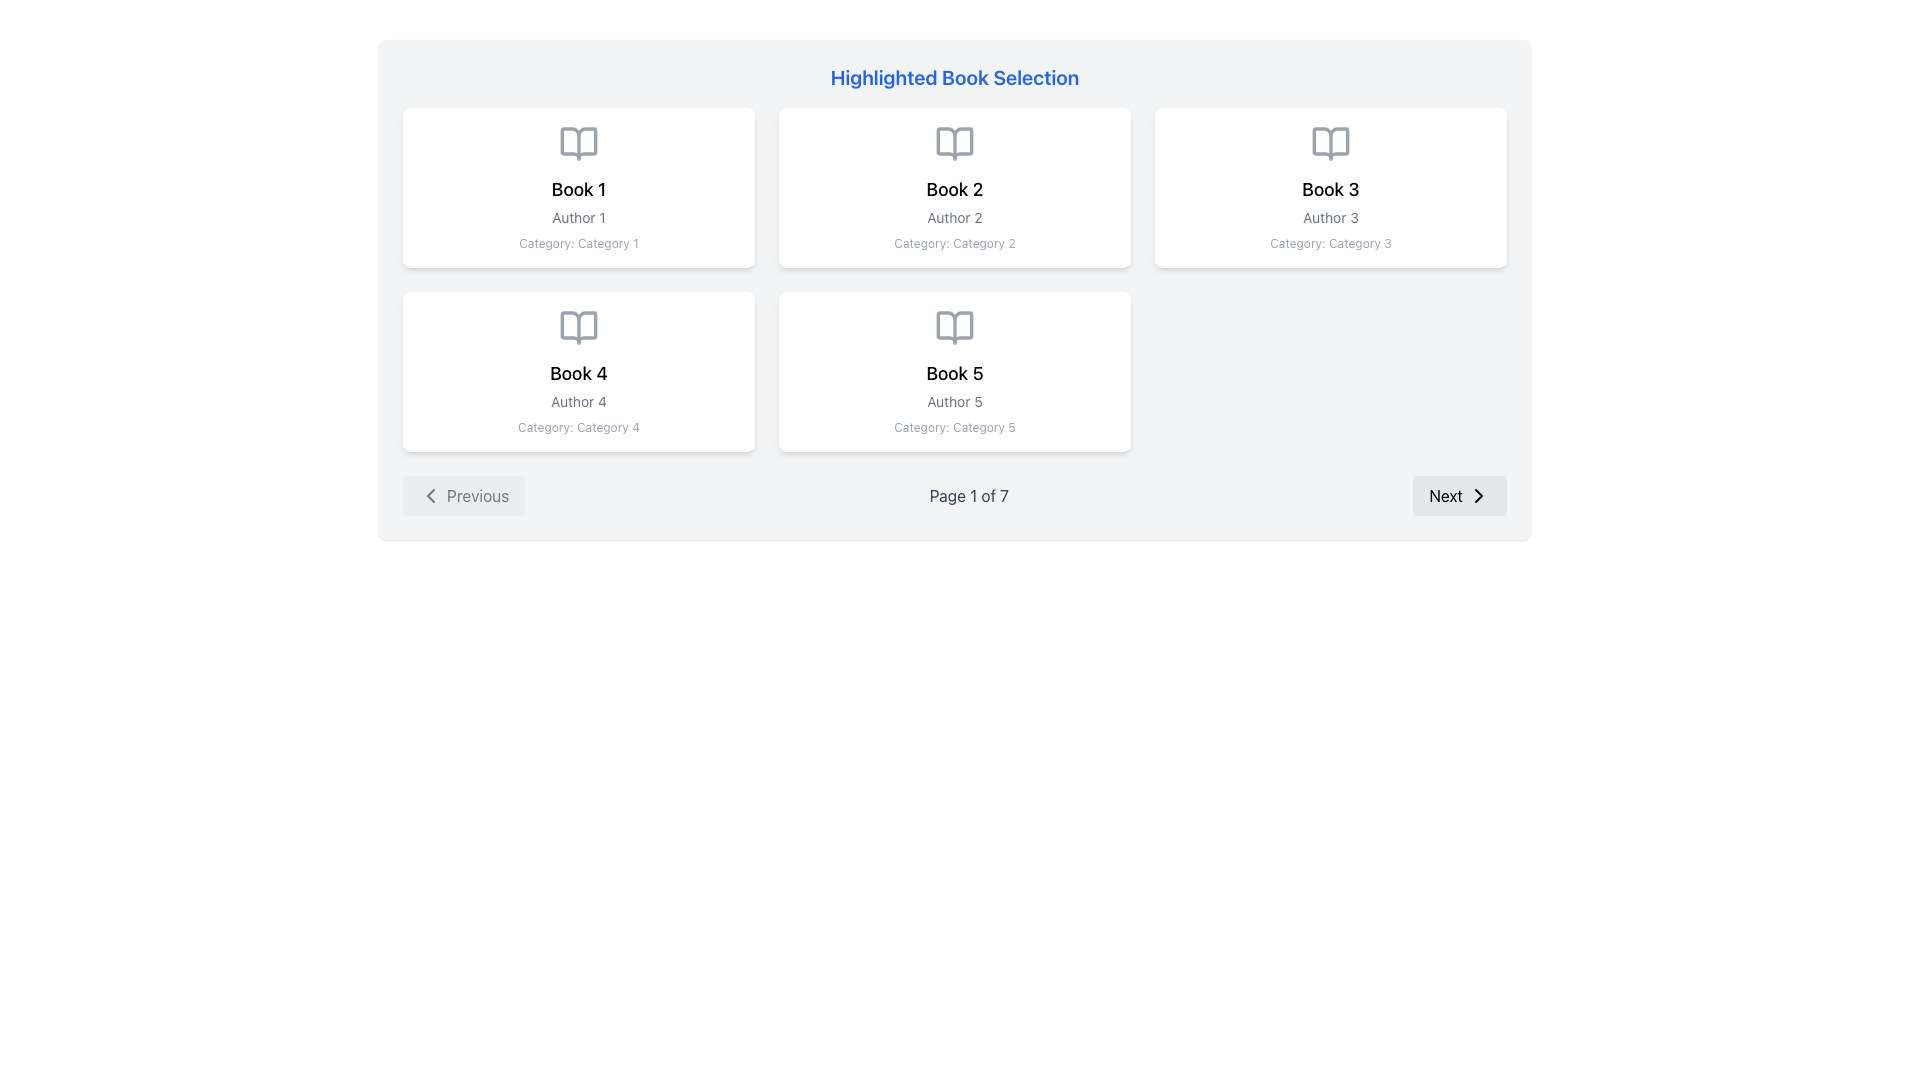  Describe the element at coordinates (954, 374) in the screenshot. I see `the title text display for 'Book 5'` at that location.